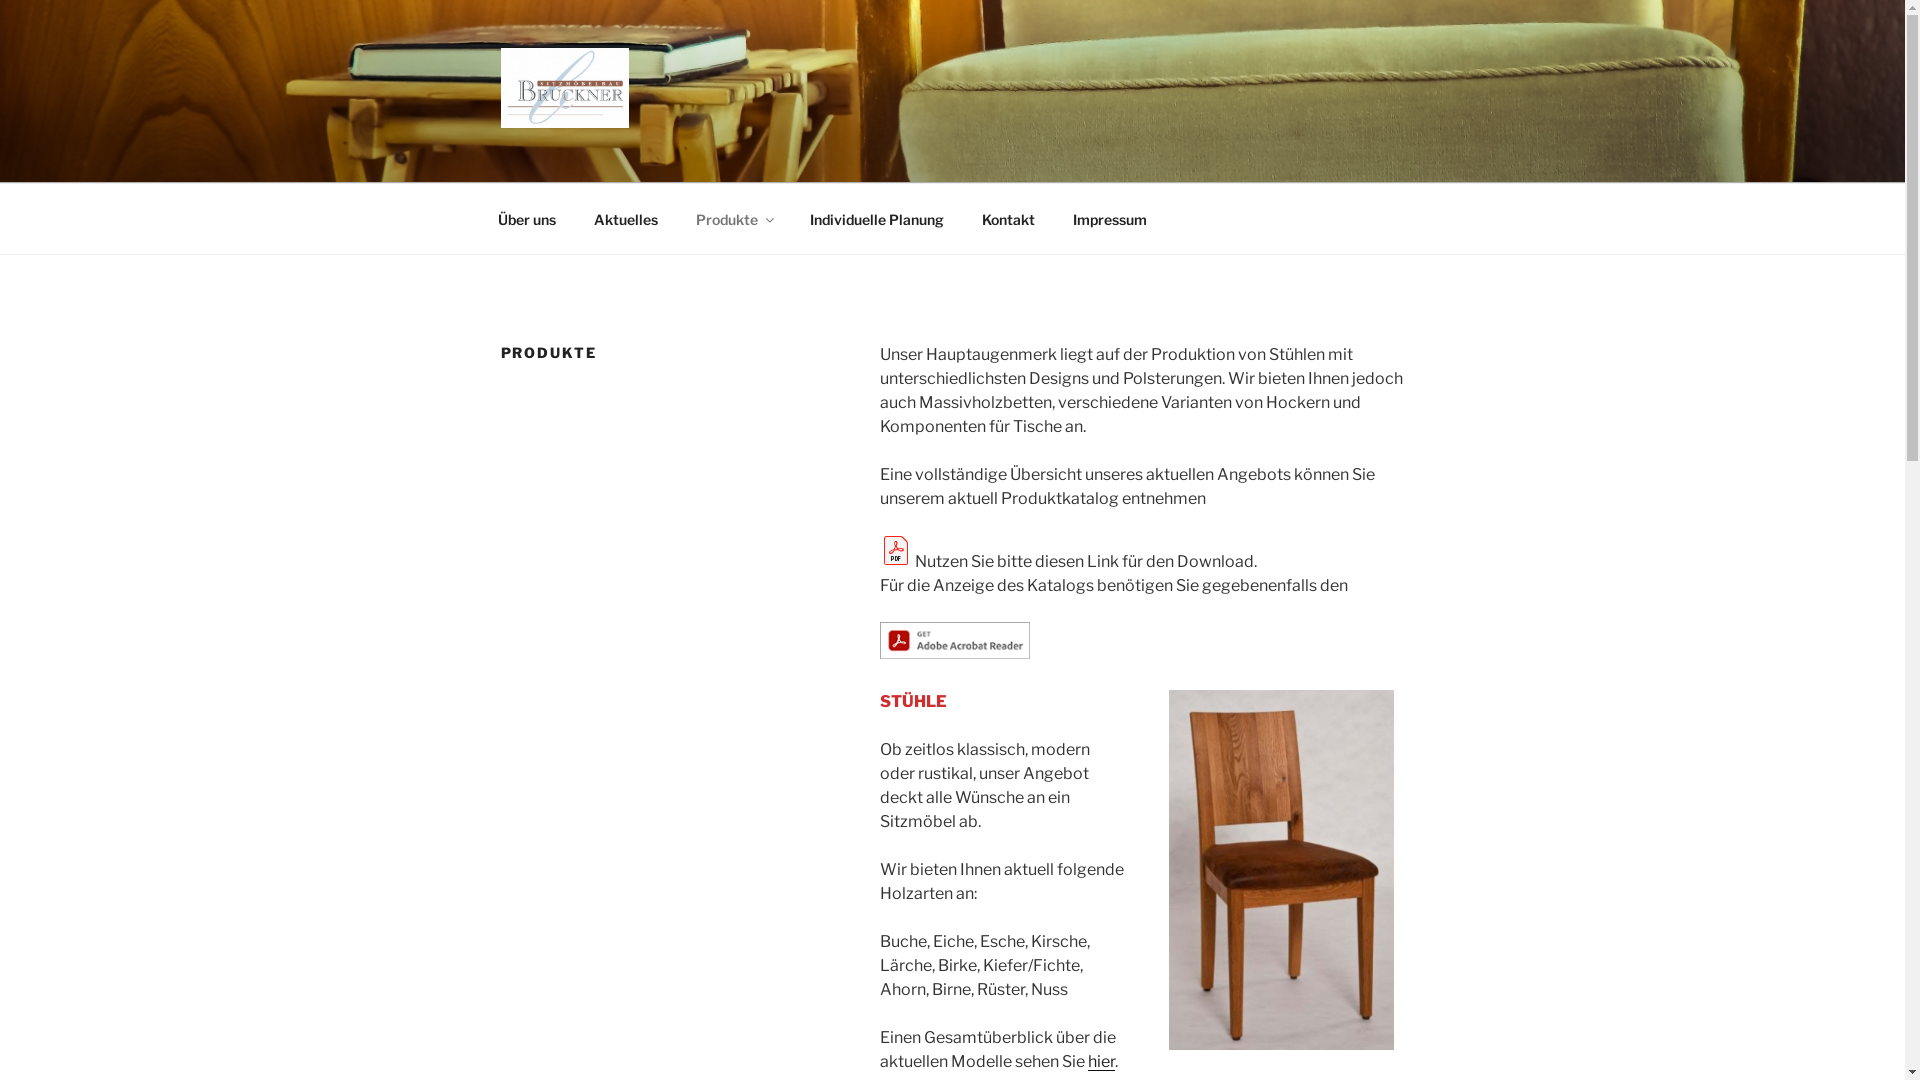 This screenshot has height=1080, width=1920. I want to click on 'Kontakt', so click(1008, 218).